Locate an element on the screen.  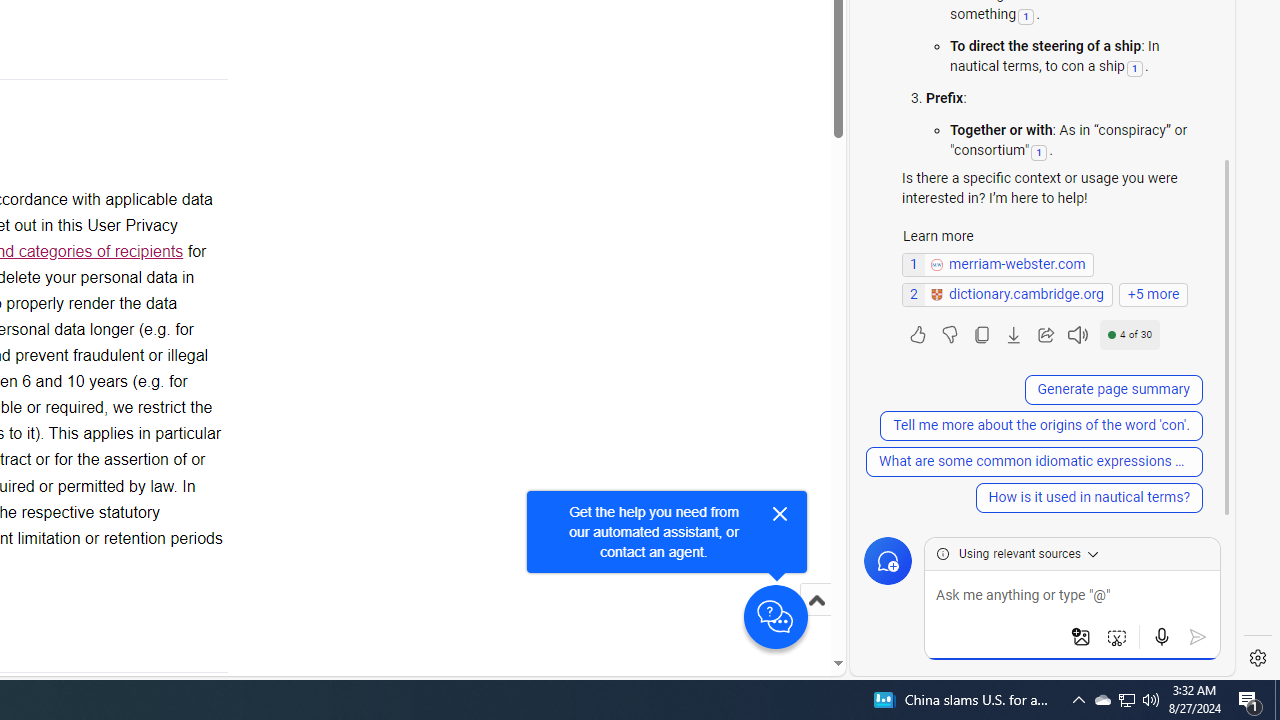
'Scroll to top' is located at coordinates (816, 620).